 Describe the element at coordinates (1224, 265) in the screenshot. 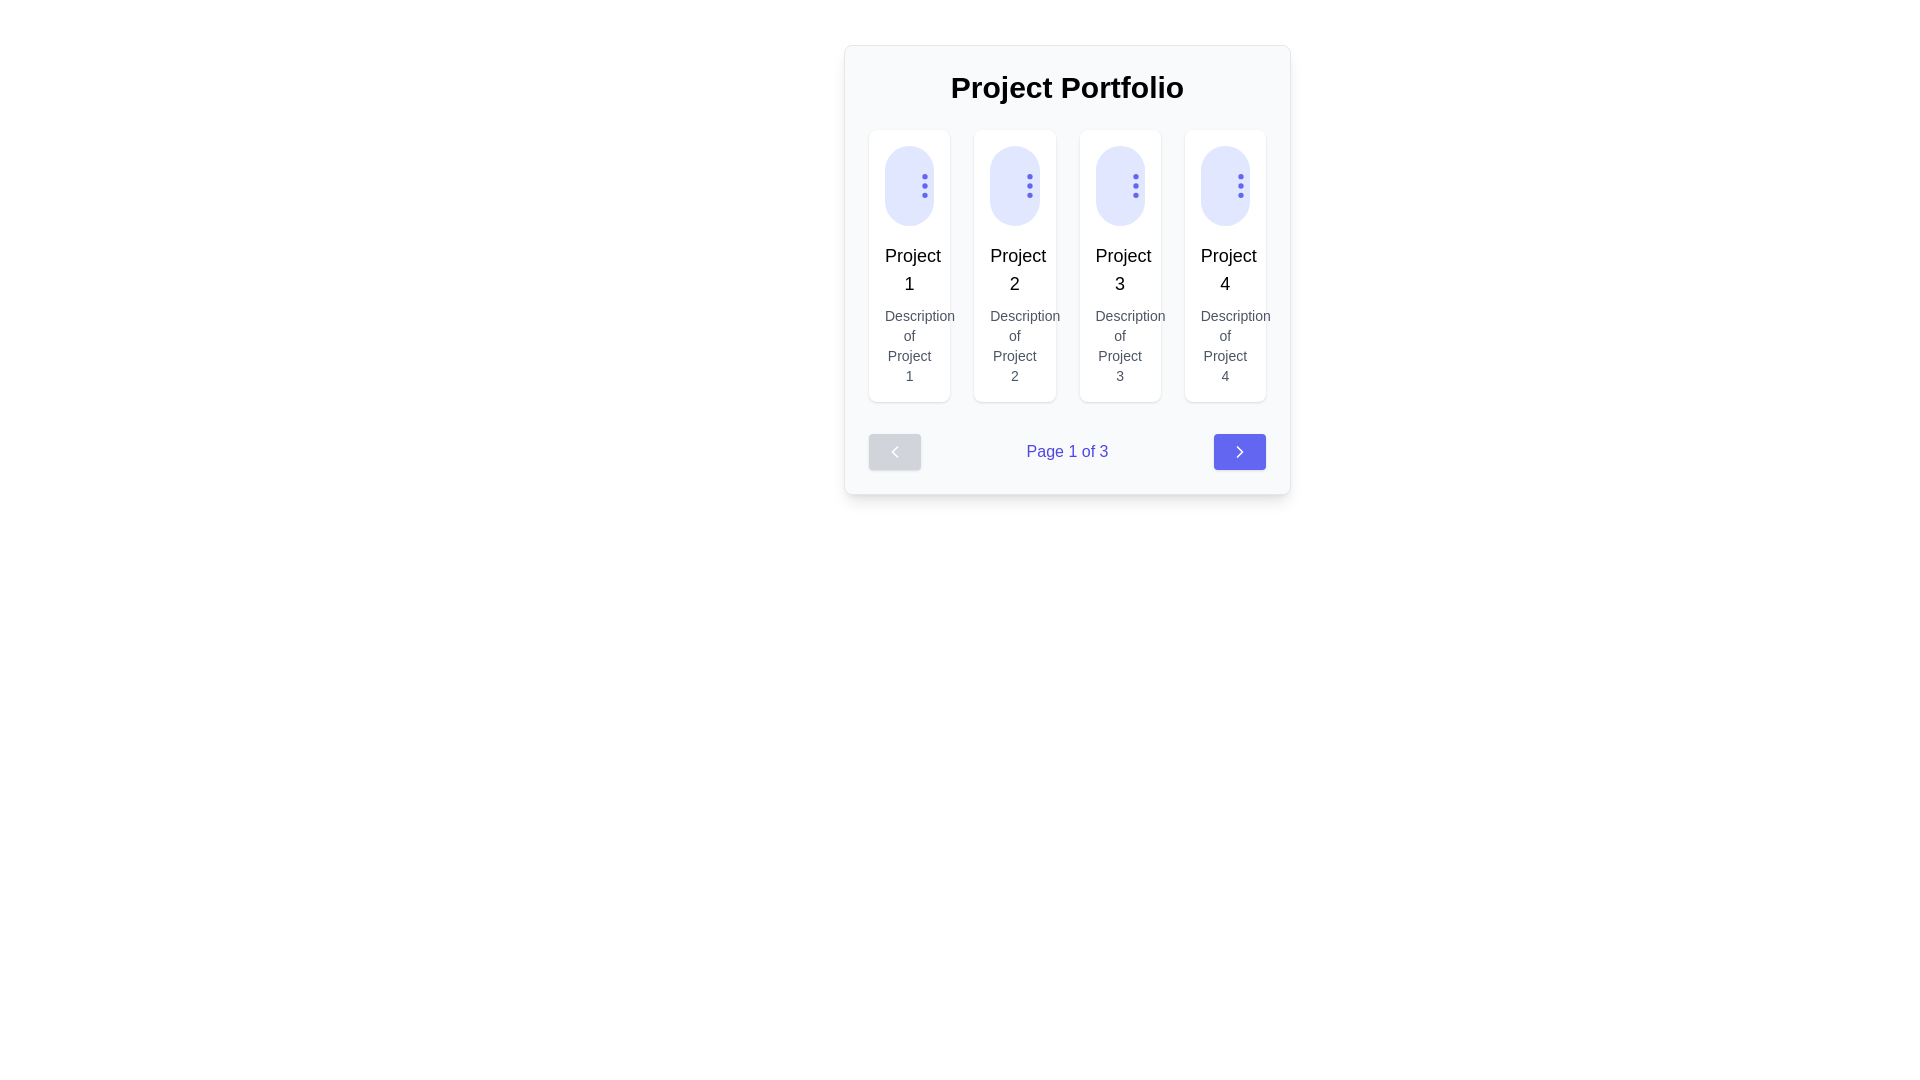

I see `the Card component labeled 'Project 4', which is a white rectangular tile with rounded corners, containing a circular icon at the top and bold text in the center` at that location.